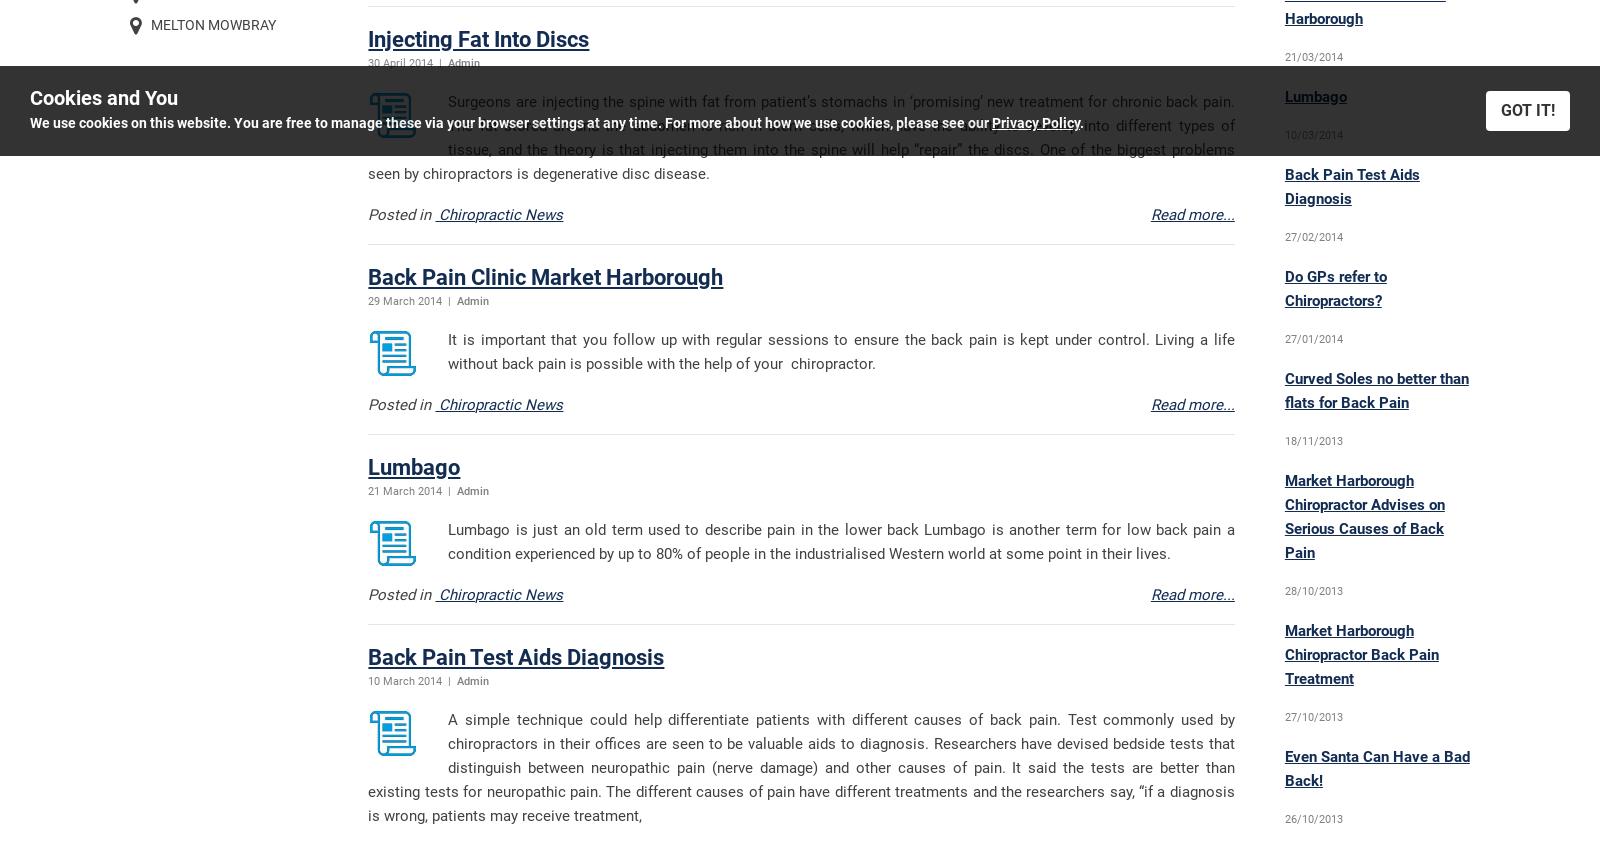  What do you see at coordinates (1311, 56) in the screenshot?
I see `'21/03/2014'` at bounding box center [1311, 56].